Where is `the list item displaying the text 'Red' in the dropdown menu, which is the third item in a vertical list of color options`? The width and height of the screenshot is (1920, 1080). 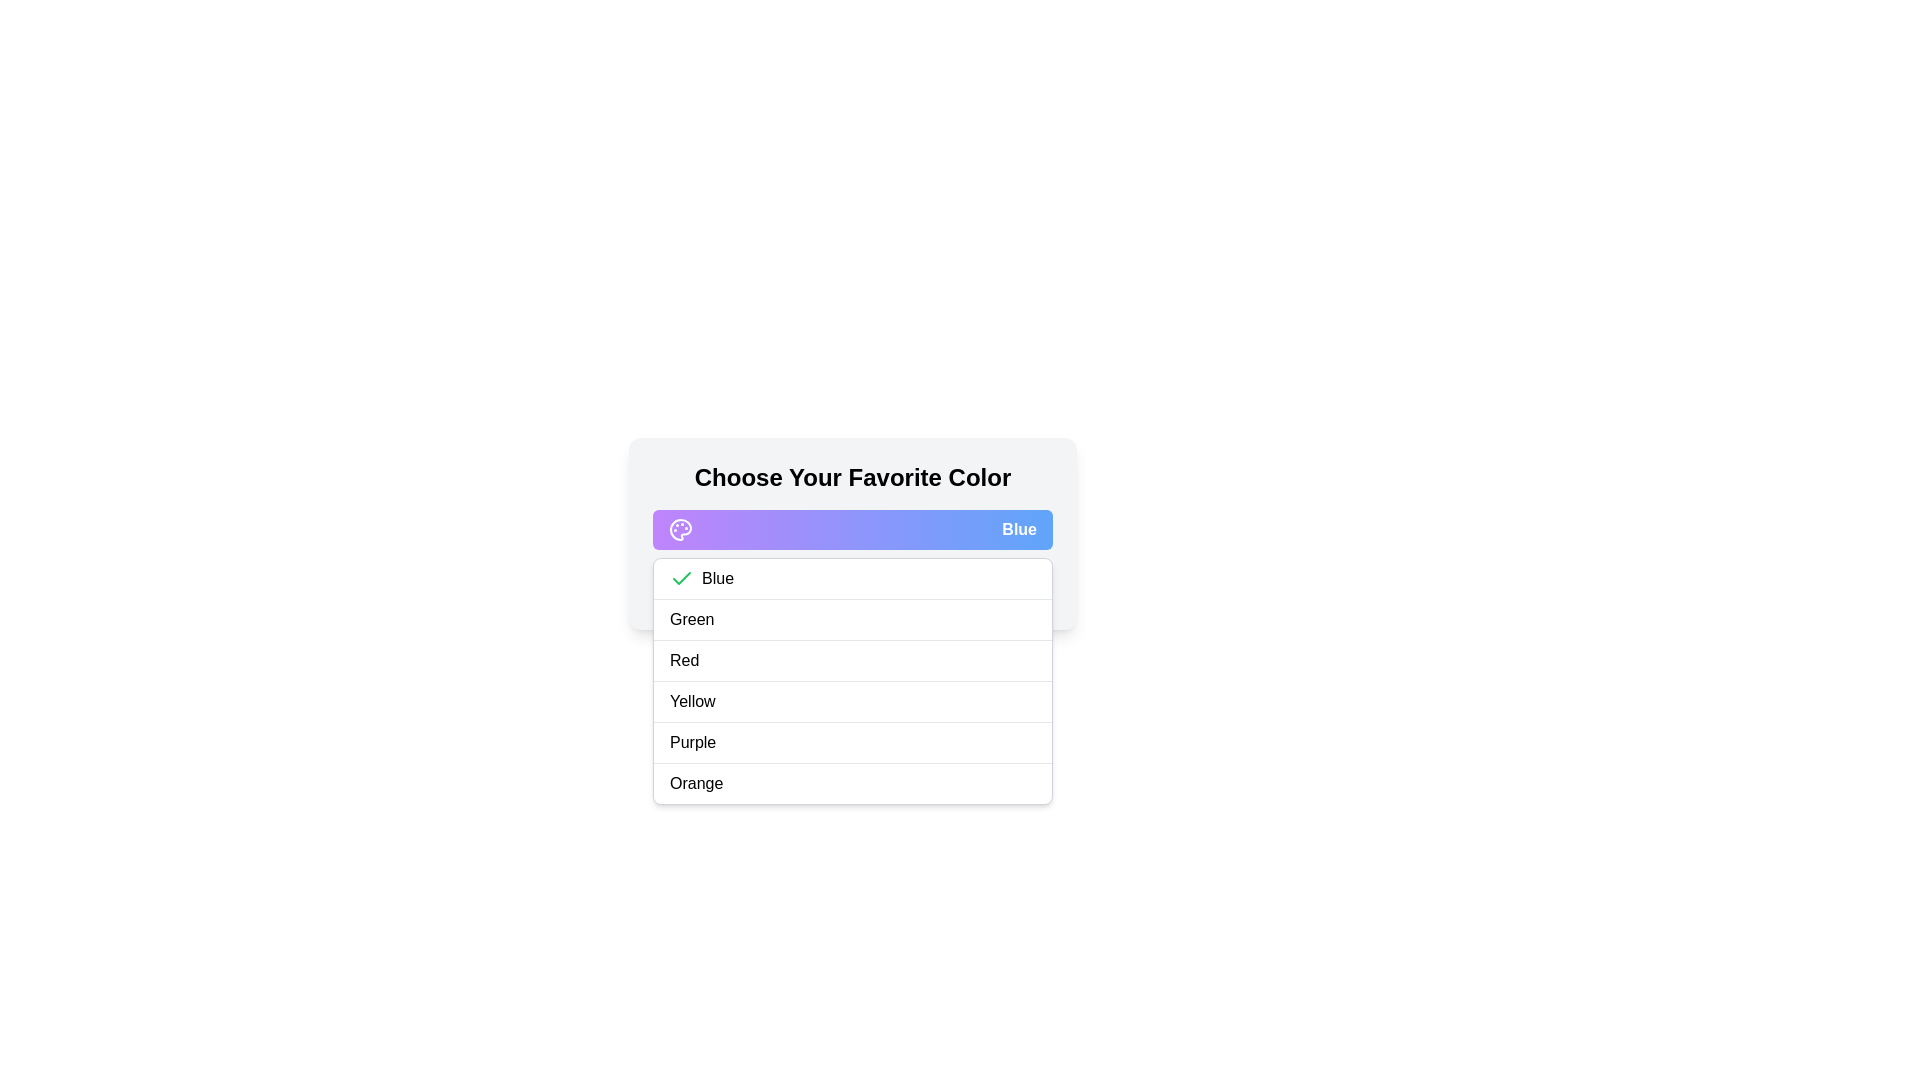 the list item displaying the text 'Red' in the dropdown menu, which is the third item in a vertical list of color options is located at coordinates (853, 661).